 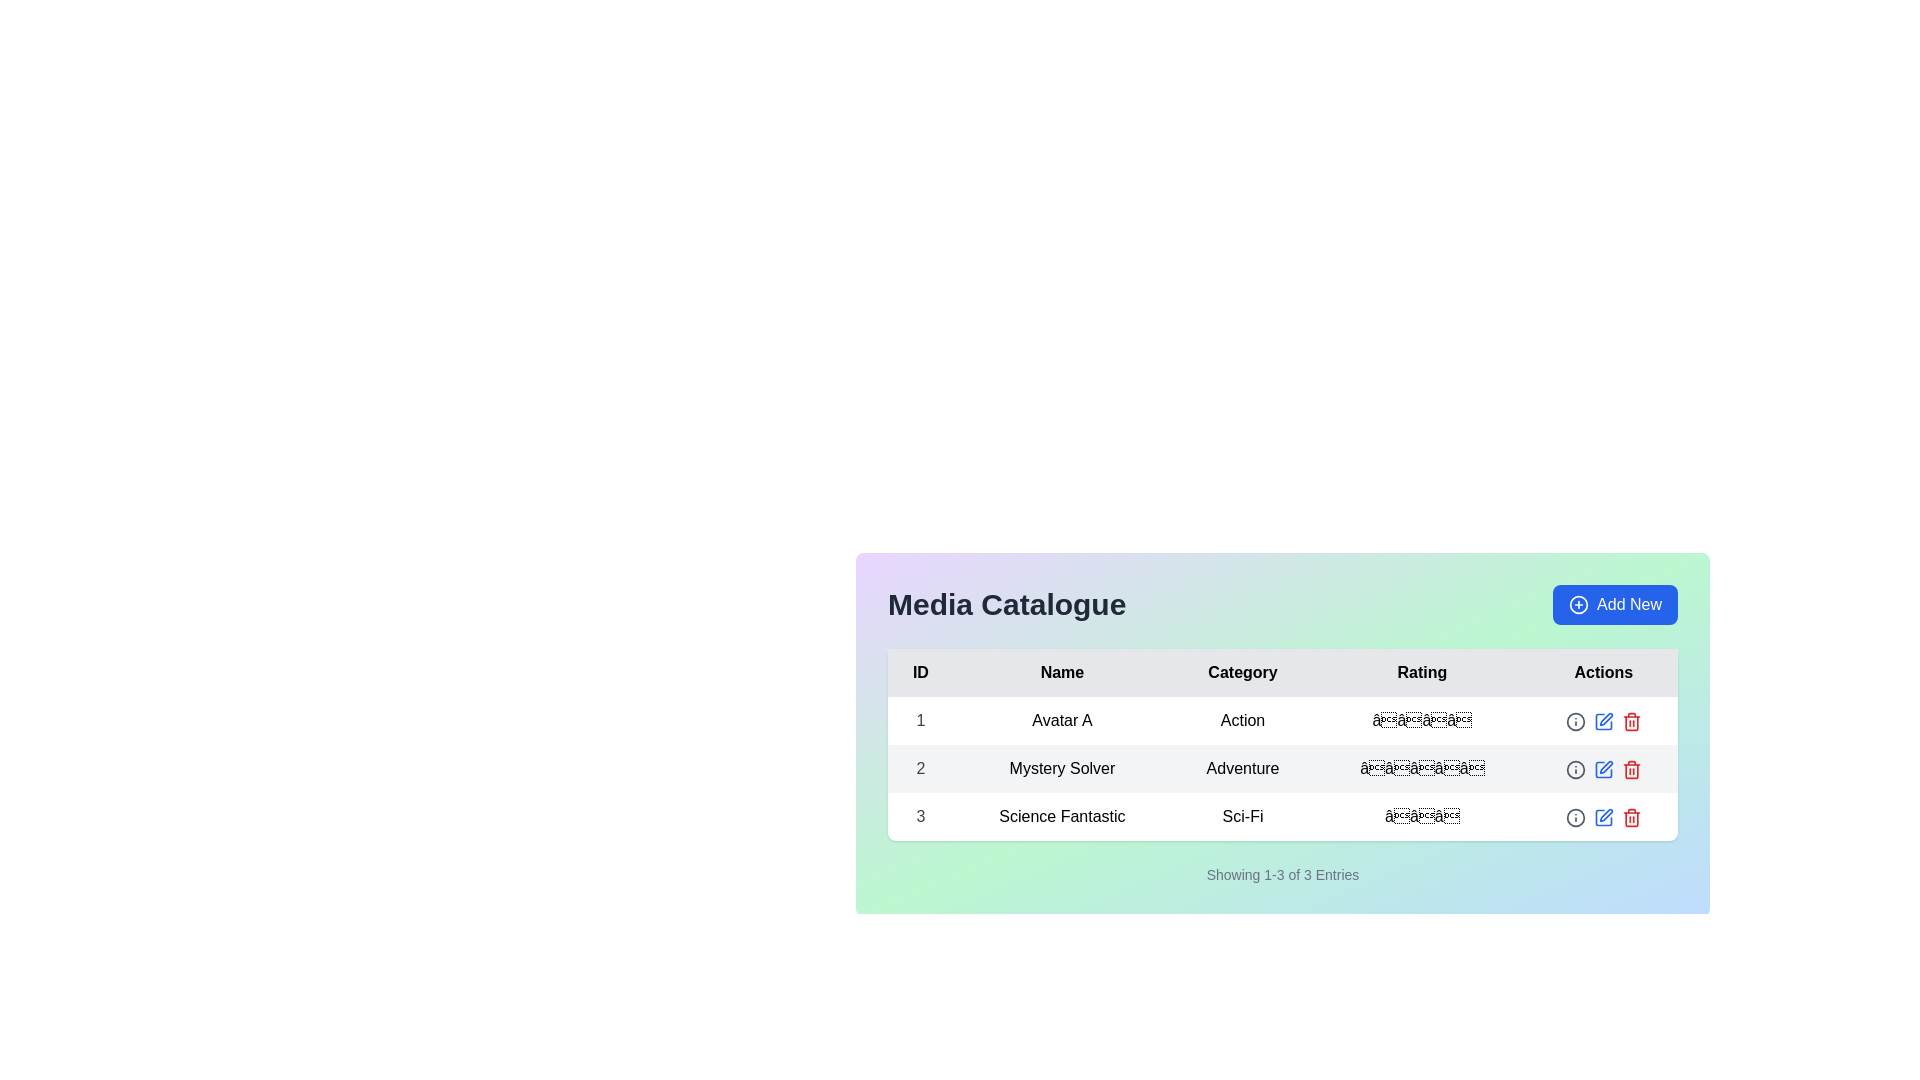 I want to click on the text label 'Sci-Fi' located in the third column of the third row in a table structure under the 'Category' label, so click(x=1242, y=817).